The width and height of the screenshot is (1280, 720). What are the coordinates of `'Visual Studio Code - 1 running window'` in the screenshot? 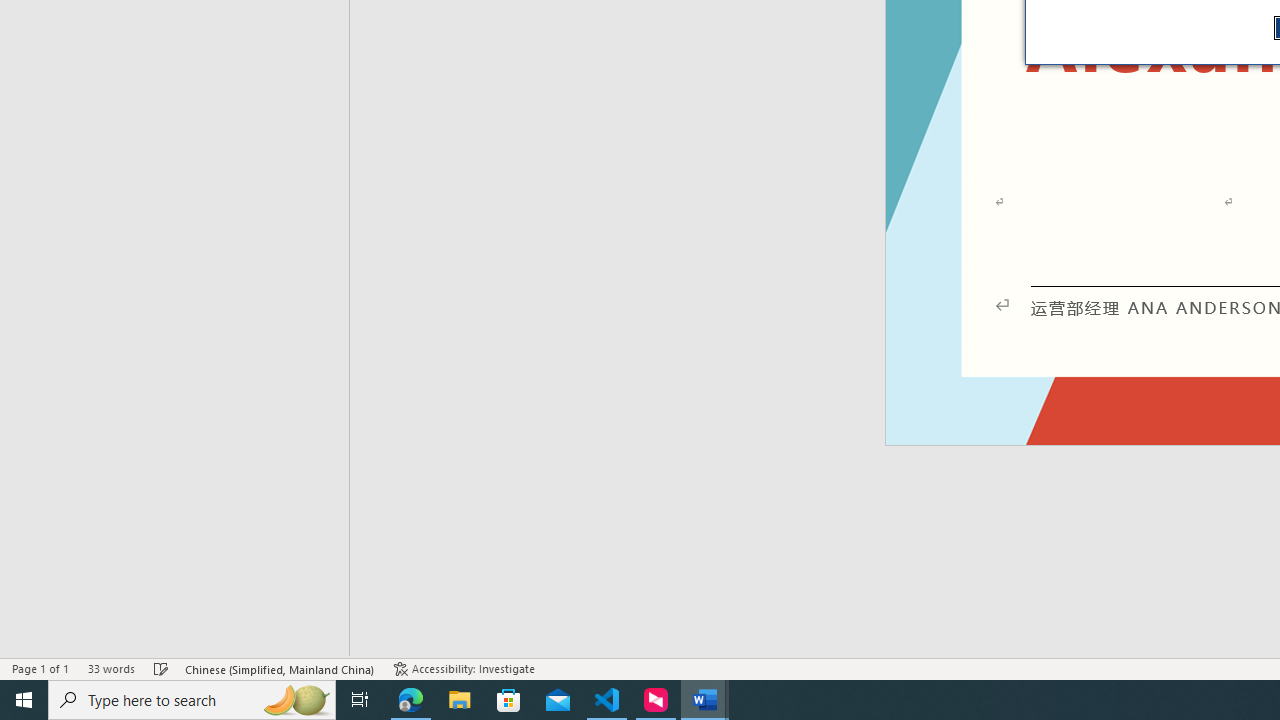 It's located at (606, 698).